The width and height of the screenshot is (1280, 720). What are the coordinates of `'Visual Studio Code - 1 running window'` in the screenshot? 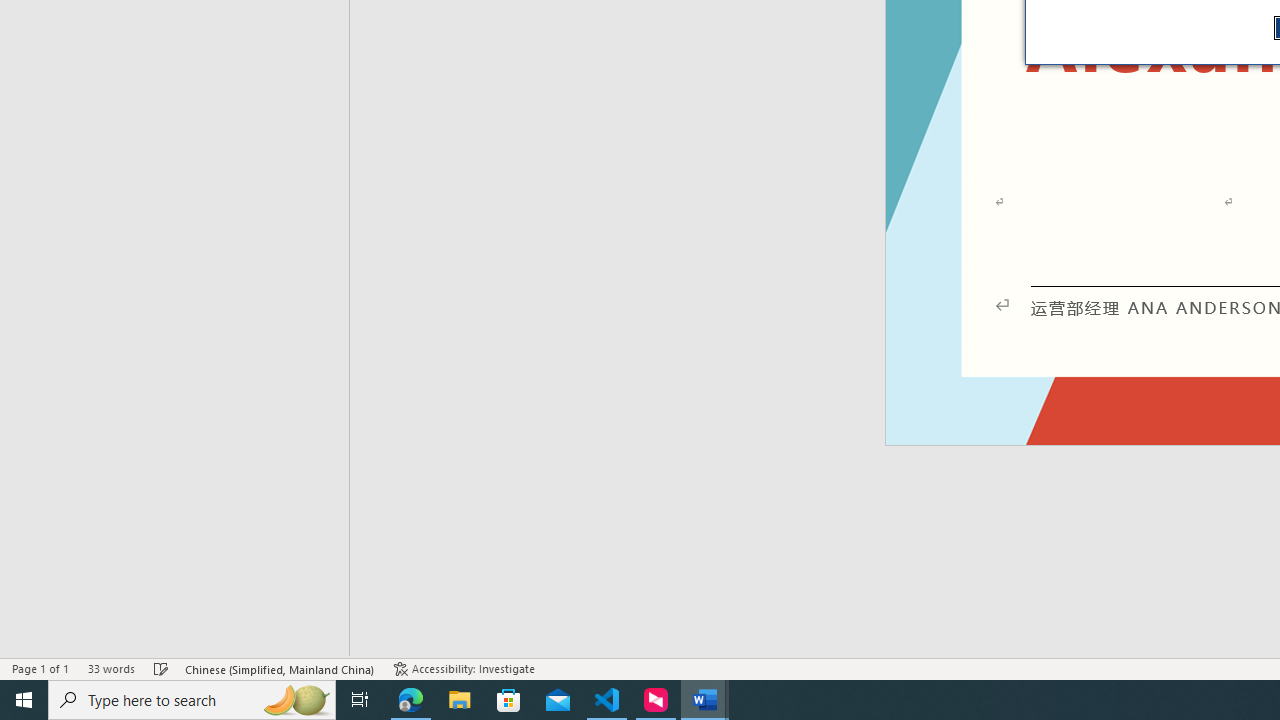 It's located at (606, 698).